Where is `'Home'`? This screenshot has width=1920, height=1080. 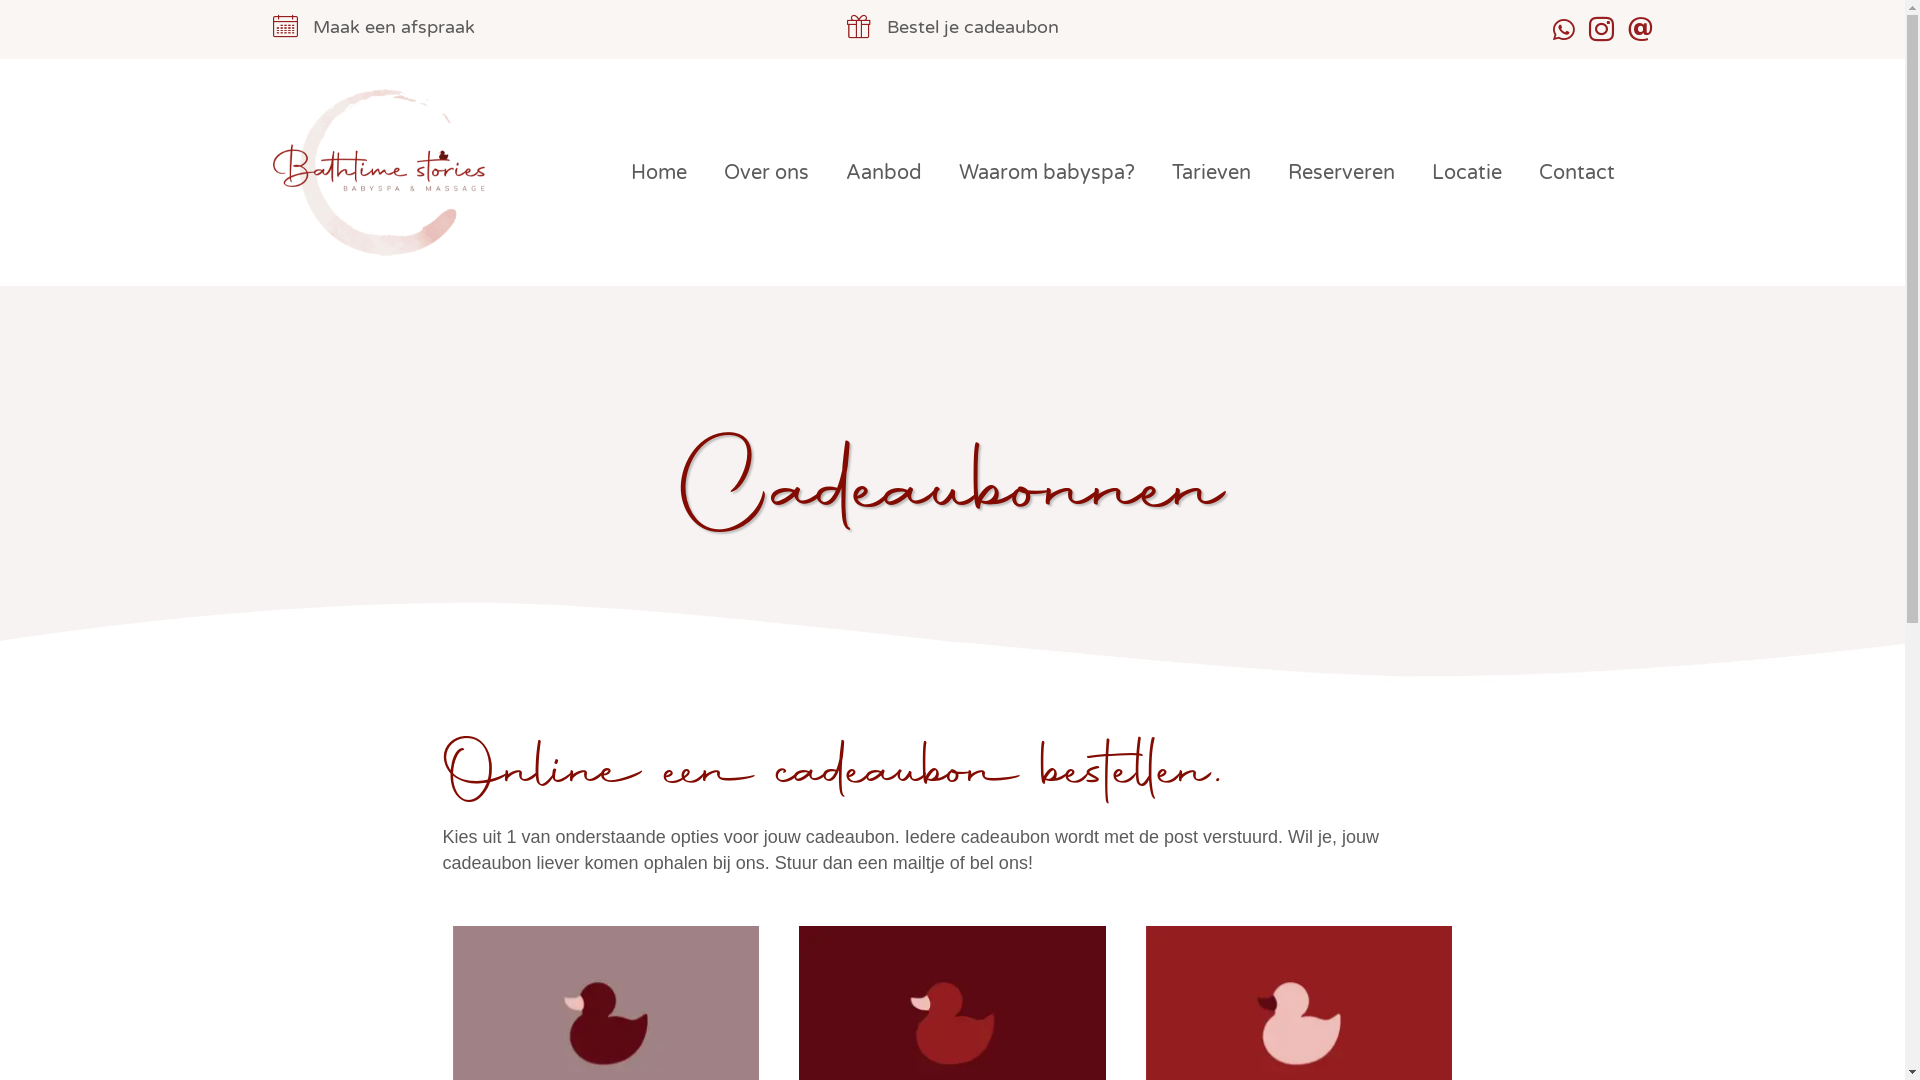
'Home' is located at coordinates (657, 172).